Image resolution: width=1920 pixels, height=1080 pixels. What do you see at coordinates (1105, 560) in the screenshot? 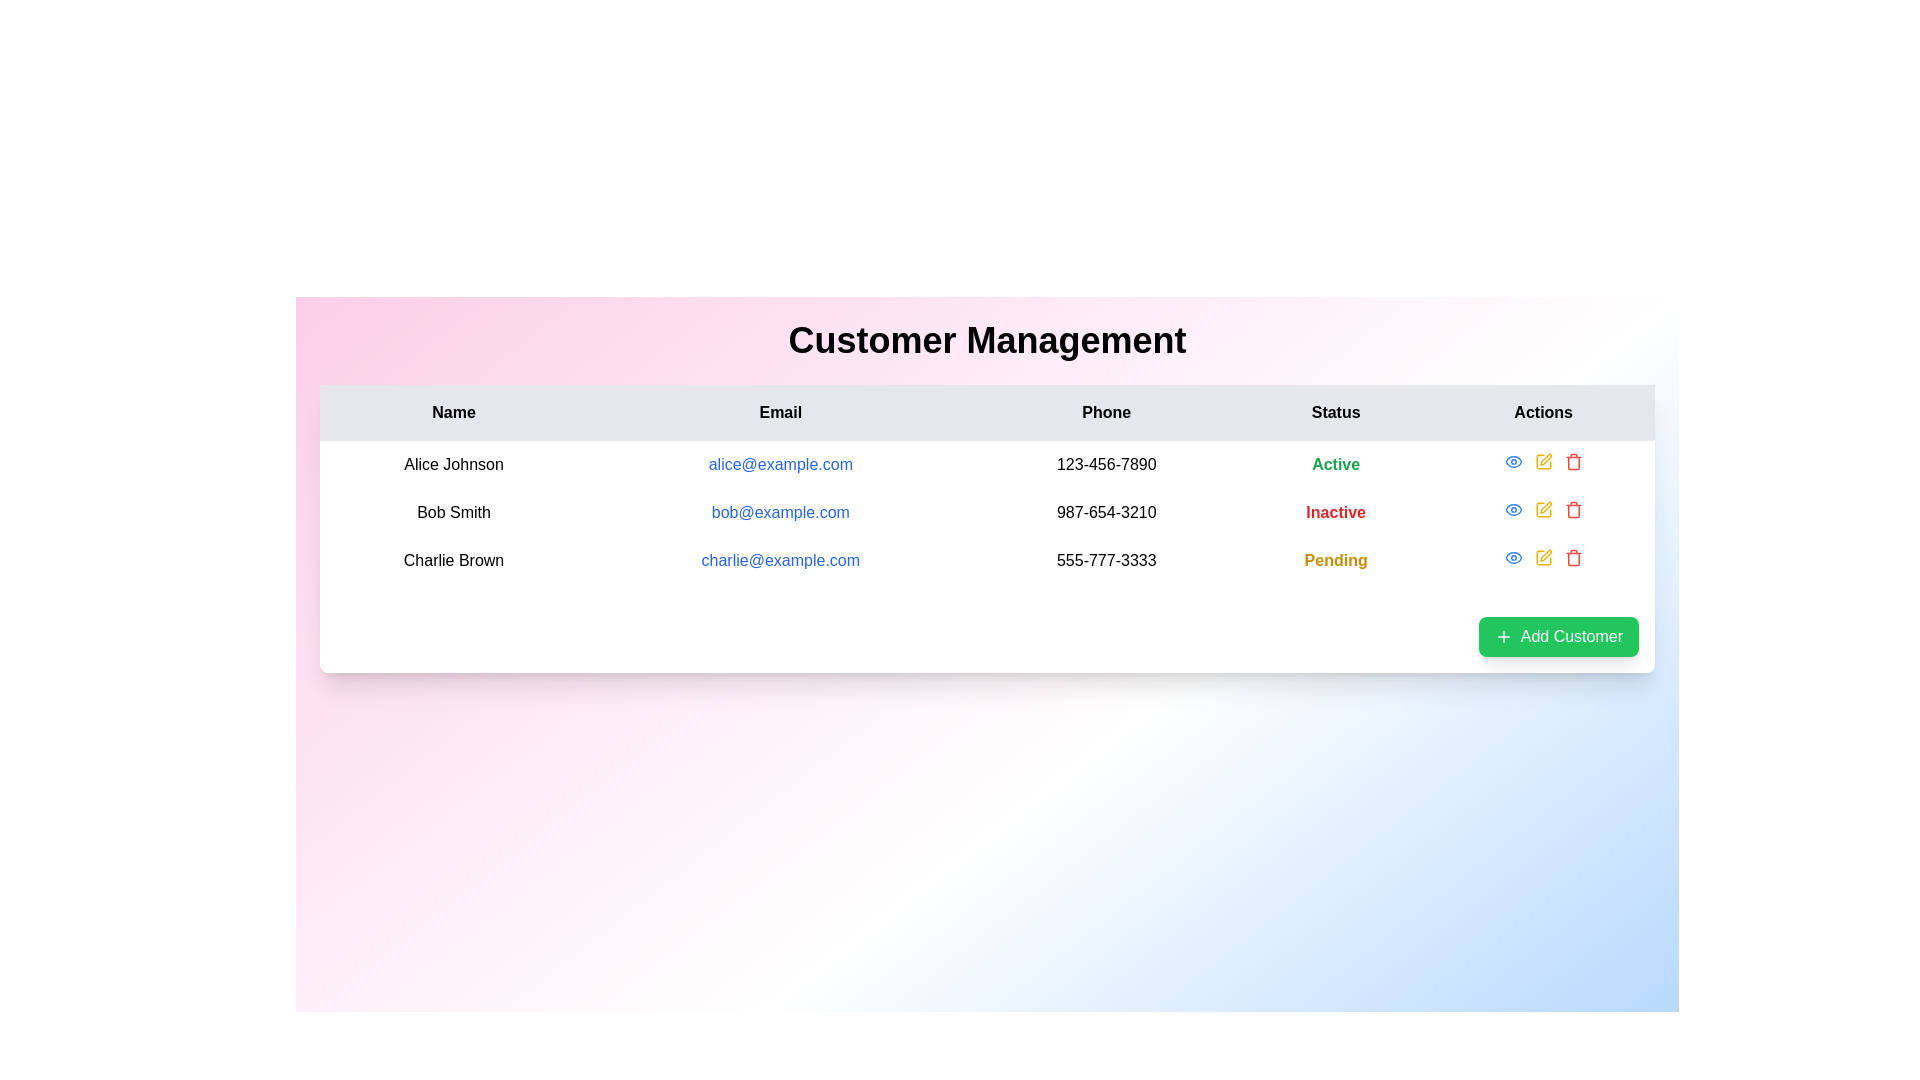
I see `the static text display showing the phone number for 'Charlie Brown', located in the third row of the table under the 'Phone' column` at bounding box center [1105, 560].